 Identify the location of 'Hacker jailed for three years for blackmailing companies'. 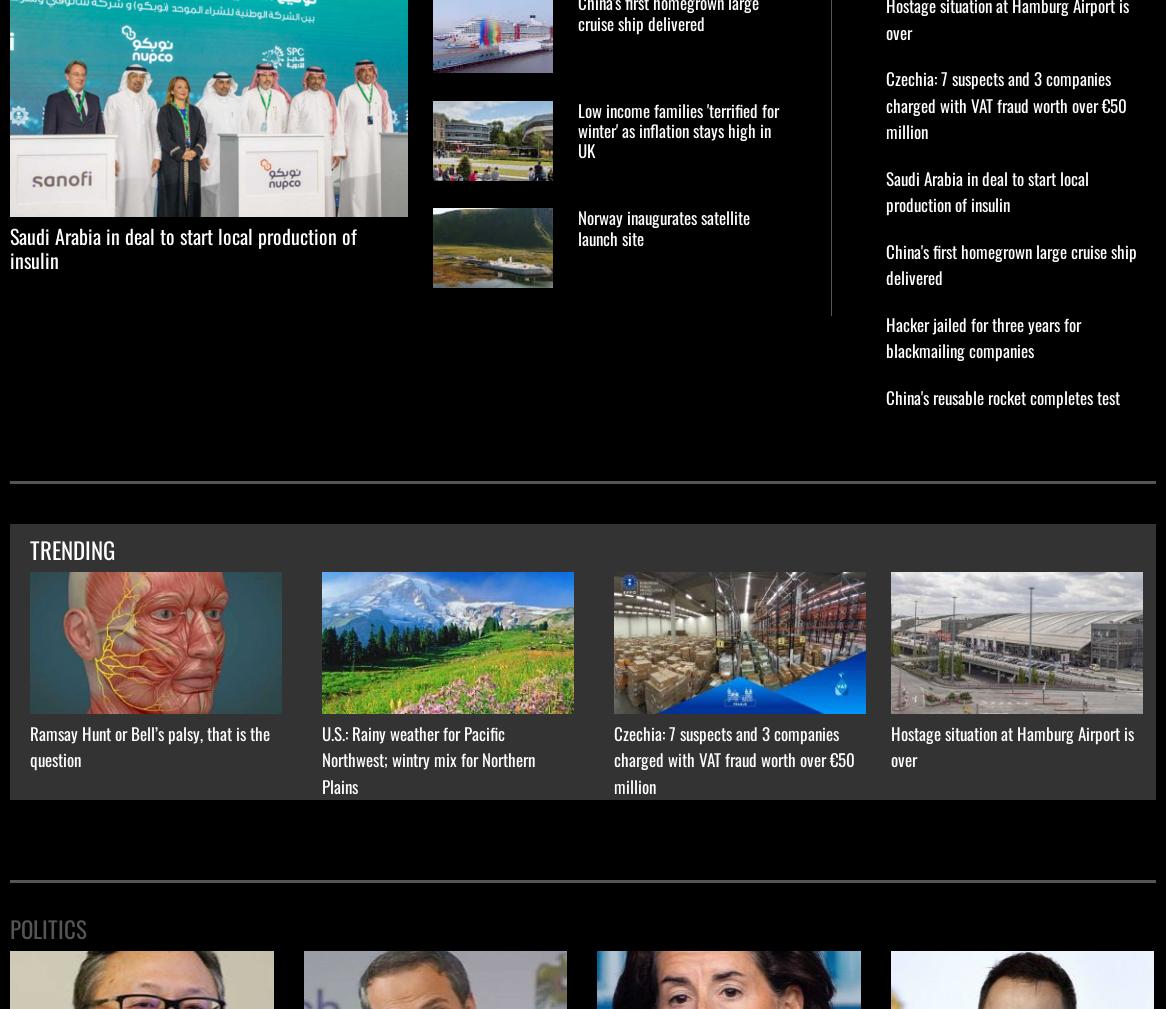
(983, 336).